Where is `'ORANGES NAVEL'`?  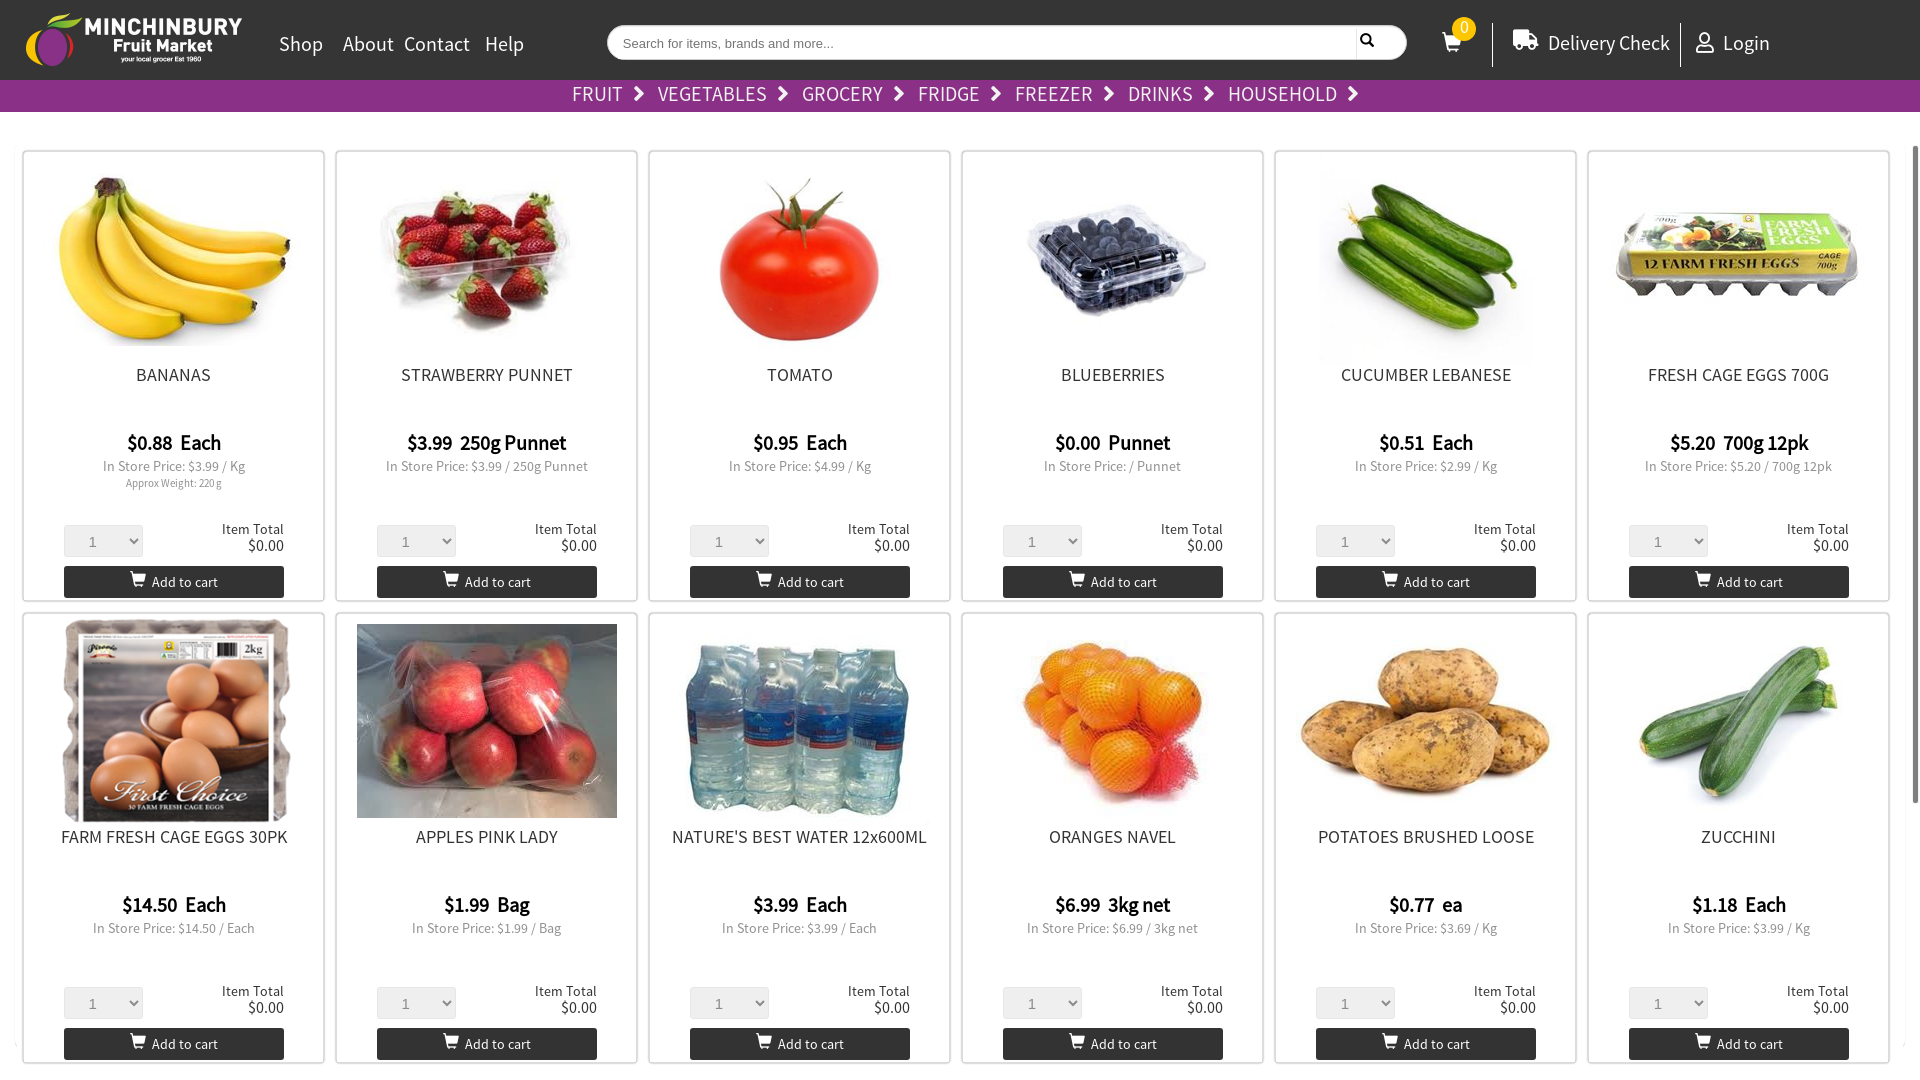 'ORANGES NAVEL' is located at coordinates (1111, 836).